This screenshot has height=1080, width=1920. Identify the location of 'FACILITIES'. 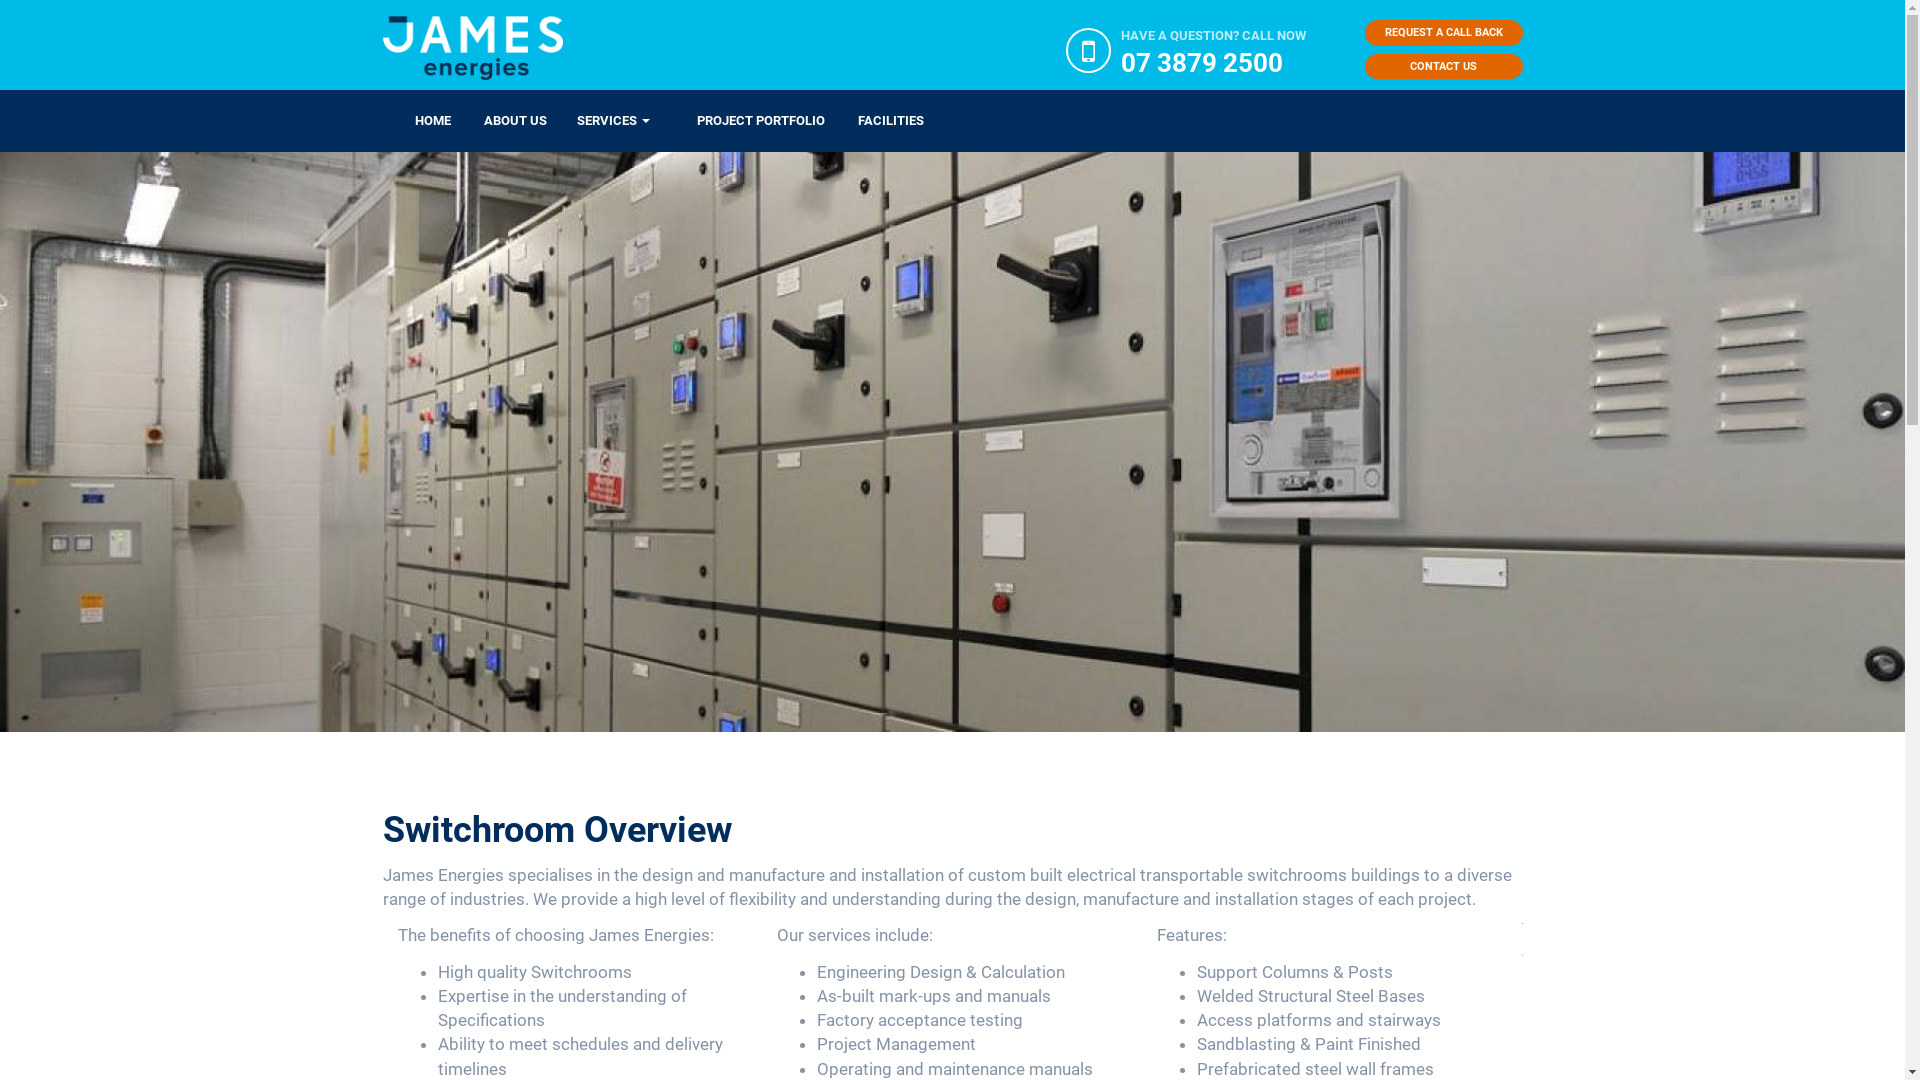
(825, 120).